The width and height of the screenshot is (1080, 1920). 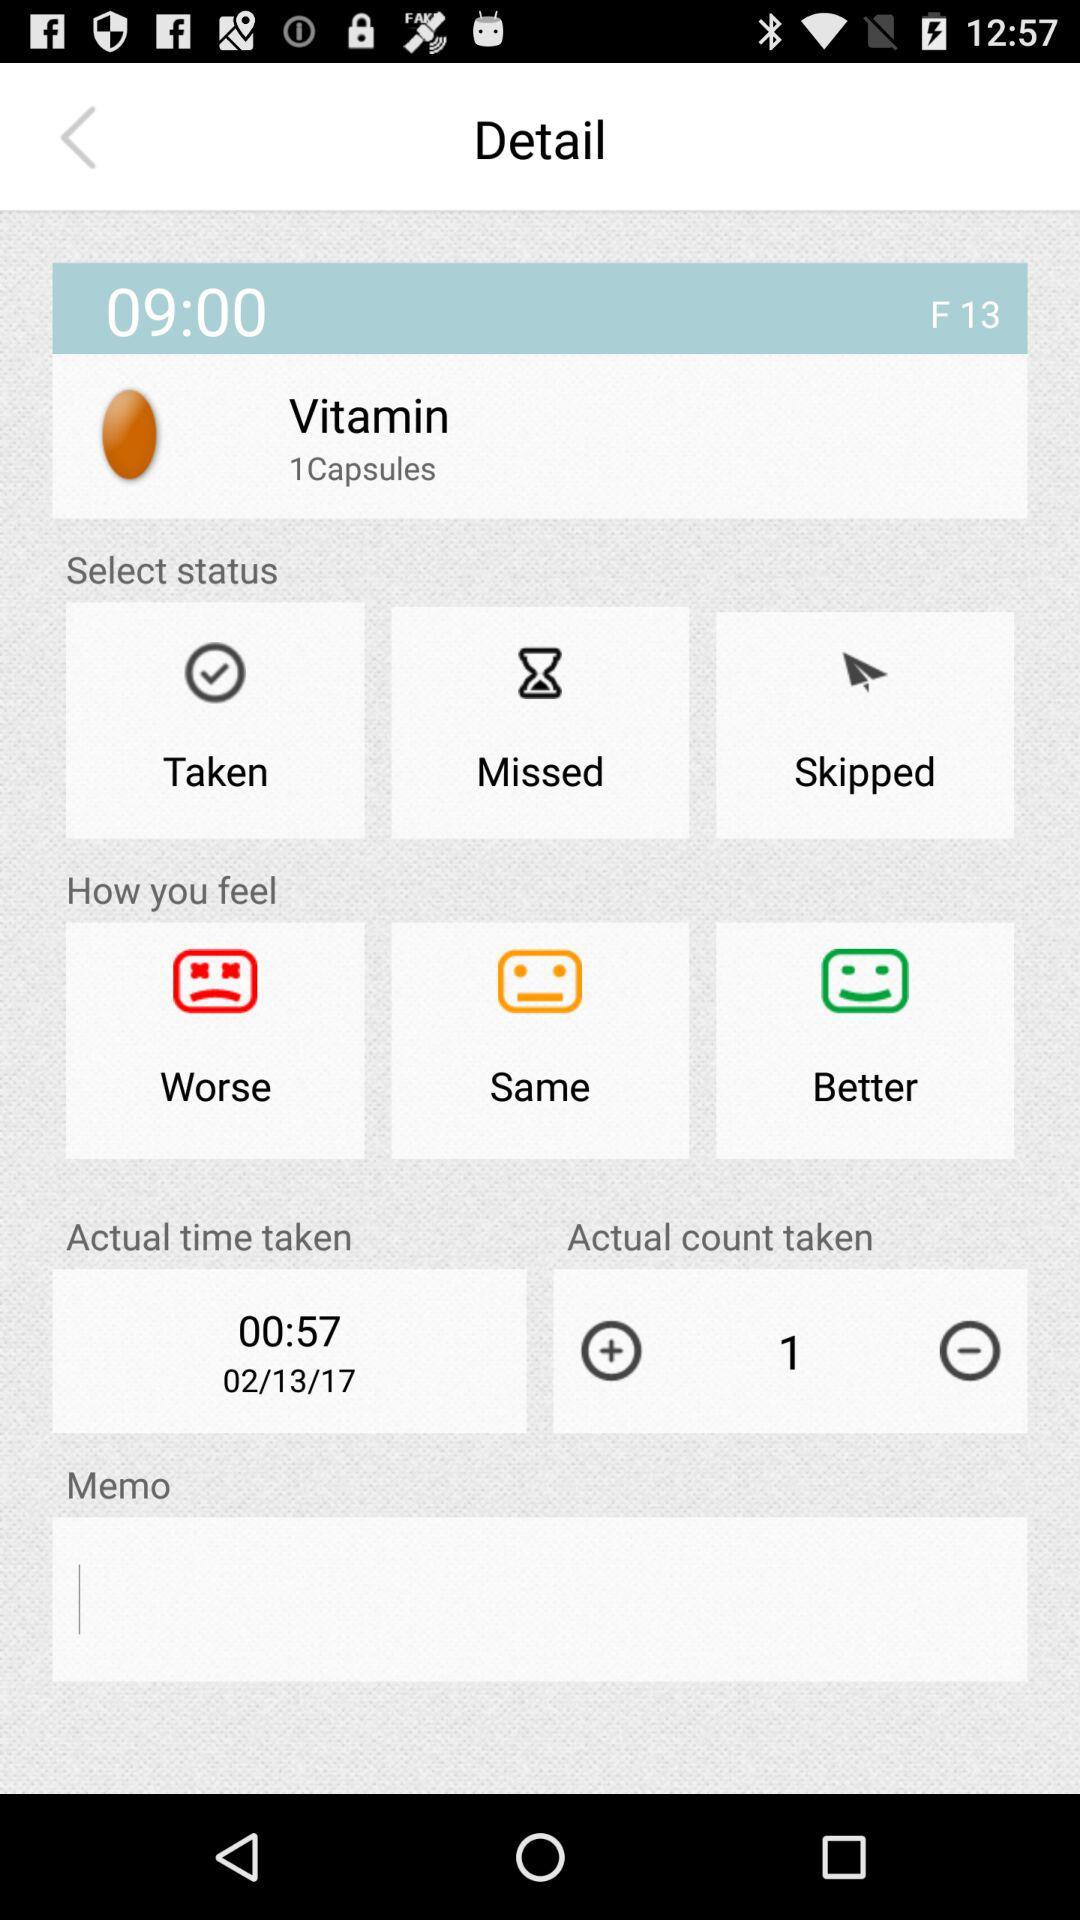 What do you see at coordinates (864, 1040) in the screenshot?
I see `the icon to the right of the same icon` at bounding box center [864, 1040].